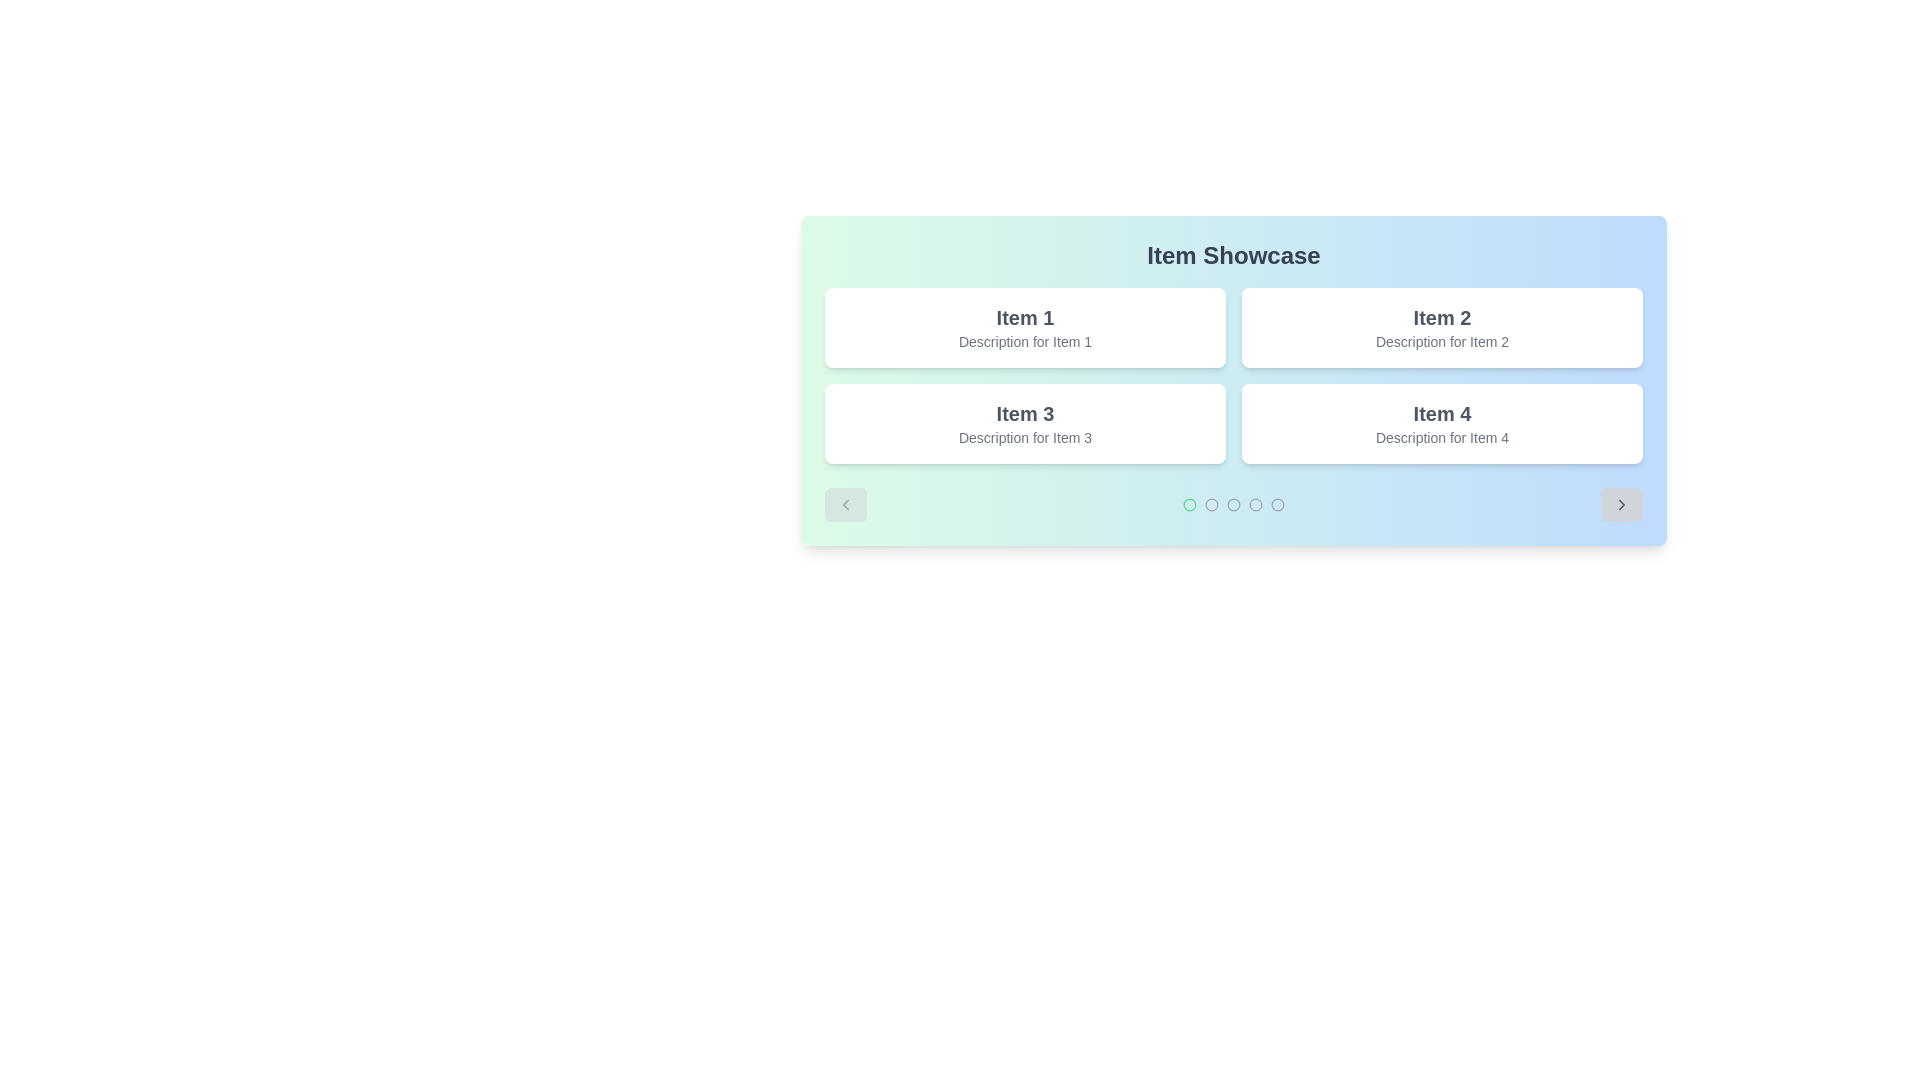 The height and width of the screenshot is (1080, 1920). What do you see at coordinates (1622, 504) in the screenshot?
I see `the rightward arrow icon button located at the bottom-right corner of the interface` at bounding box center [1622, 504].